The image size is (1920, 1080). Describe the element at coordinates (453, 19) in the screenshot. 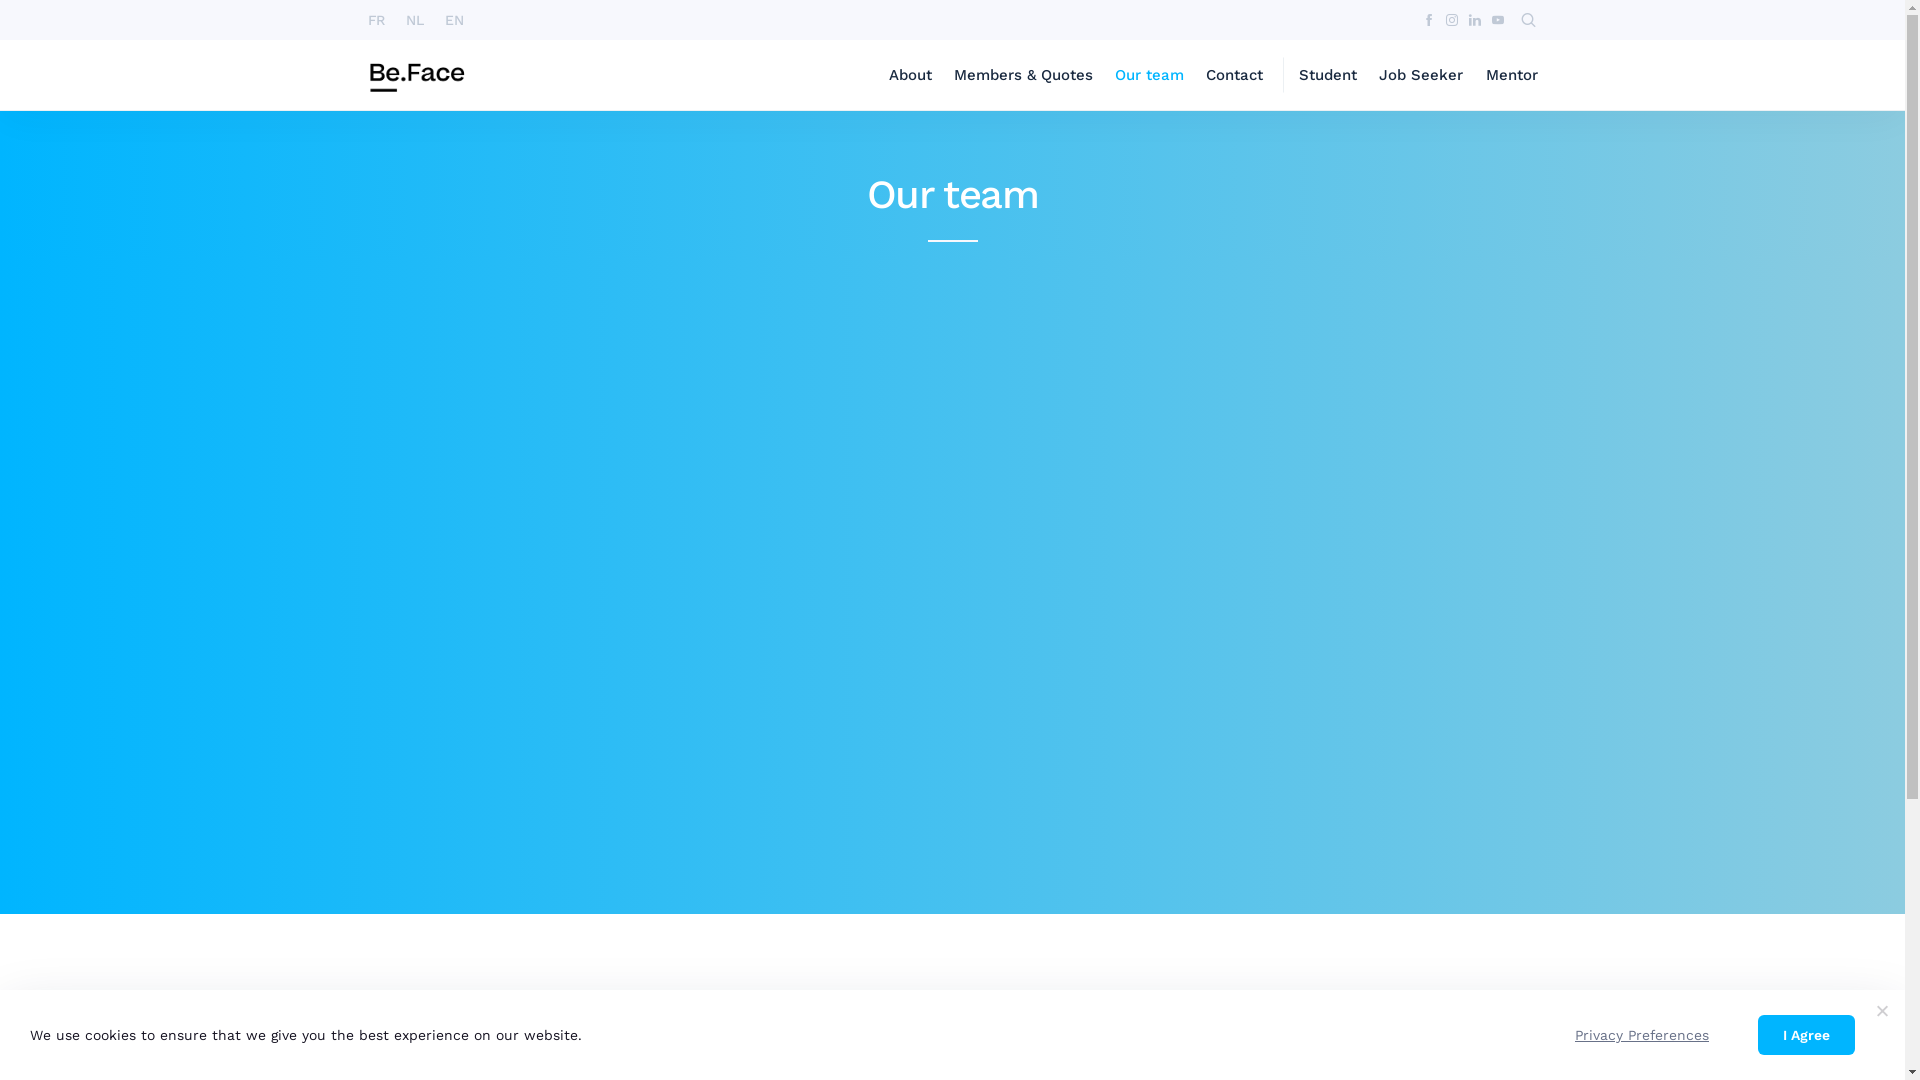

I see `'EN'` at that location.